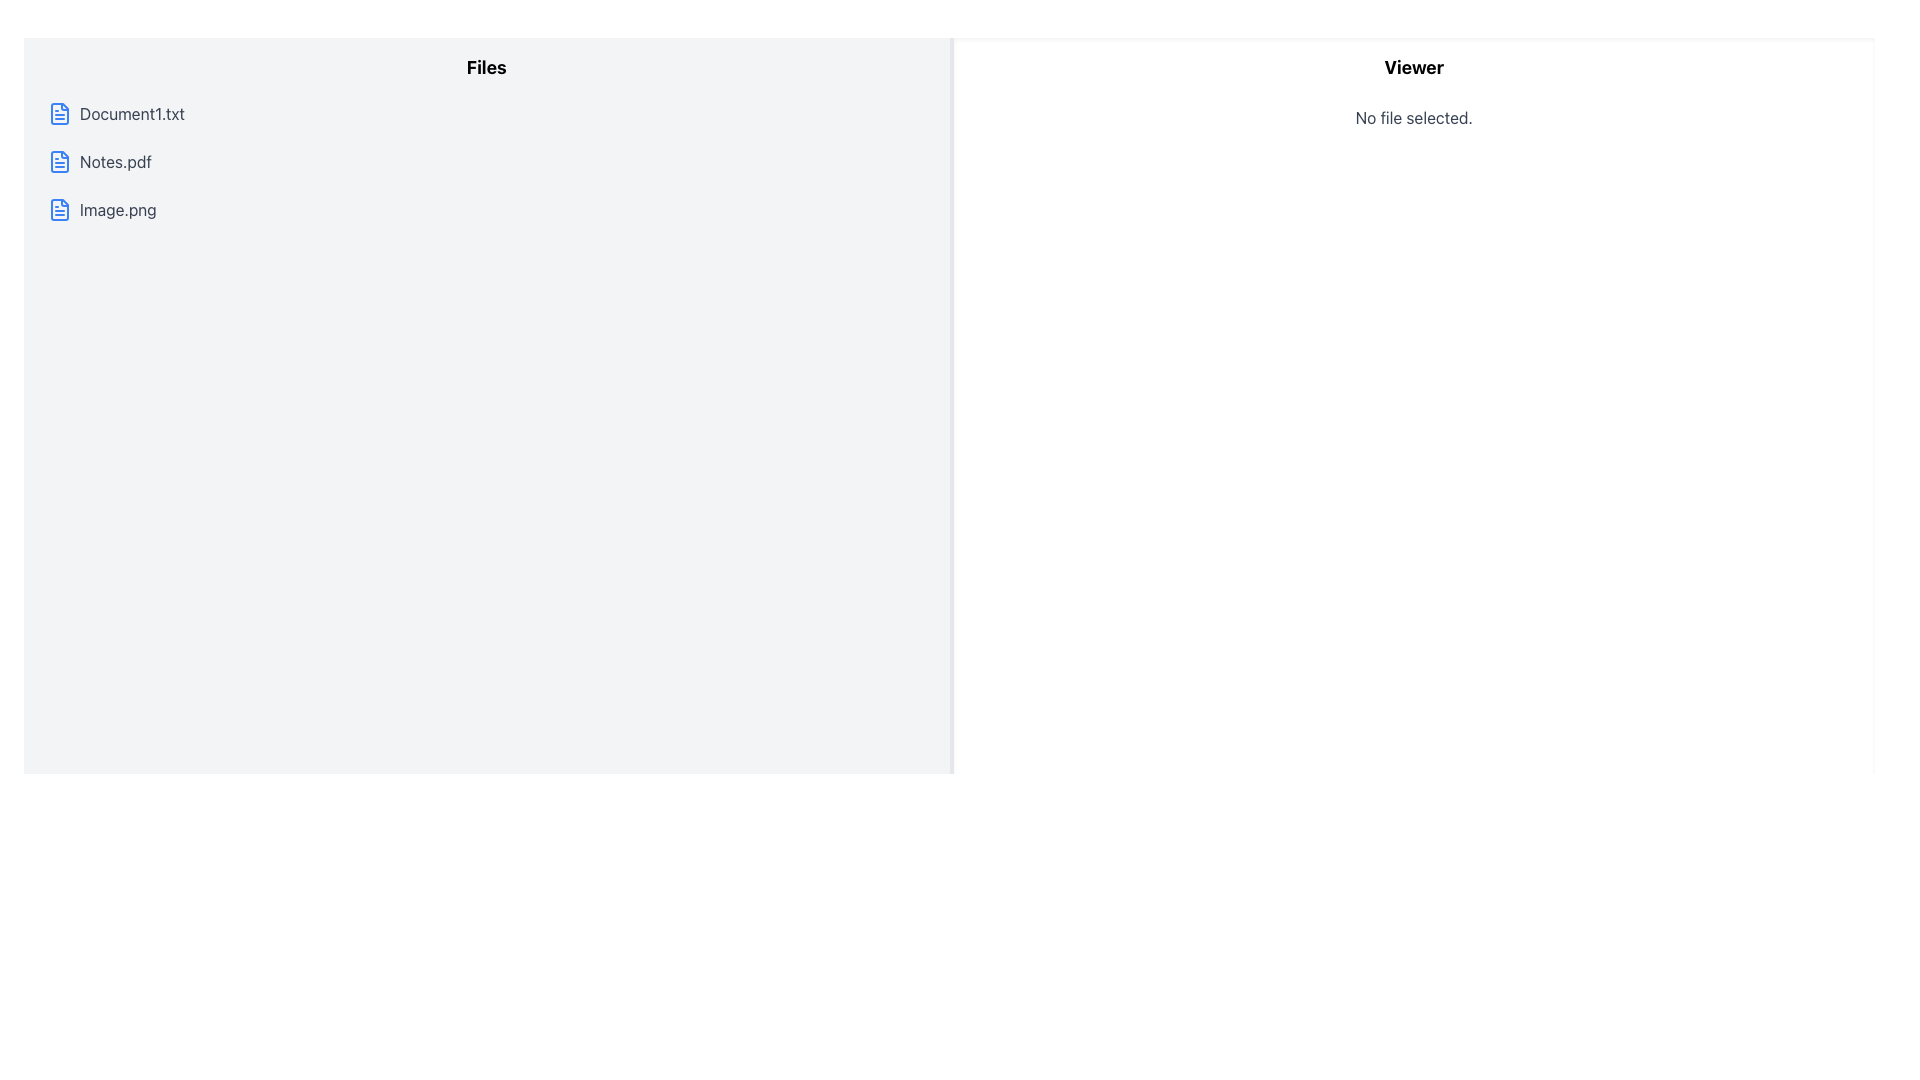 The width and height of the screenshot is (1920, 1080). I want to click on the document icon representing 'Document1.txt', located at the far left of its list item, so click(59, 114).